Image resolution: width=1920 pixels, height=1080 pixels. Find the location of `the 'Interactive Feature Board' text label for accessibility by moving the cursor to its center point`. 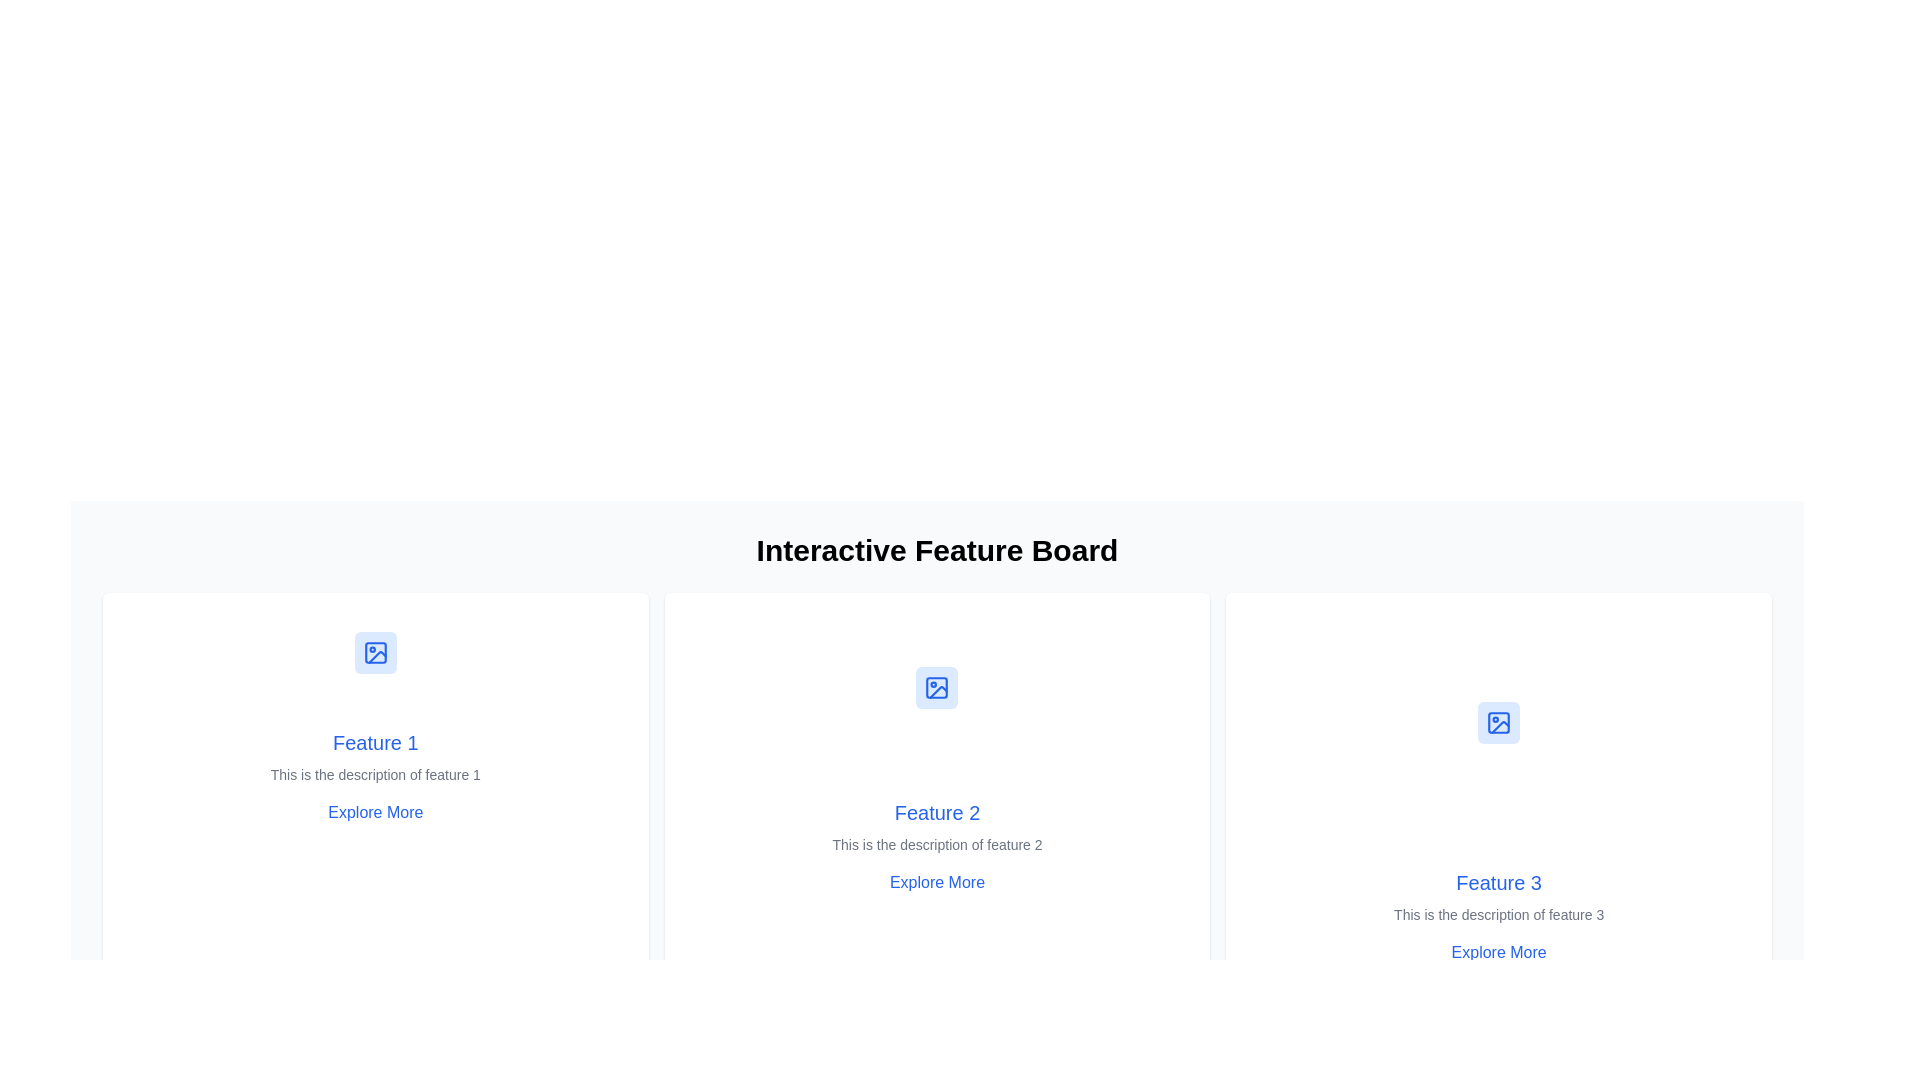

the 'Interactive Feature Board' text label for accessibility by moving the cursor to its center point is located at coordinates (936, 551).